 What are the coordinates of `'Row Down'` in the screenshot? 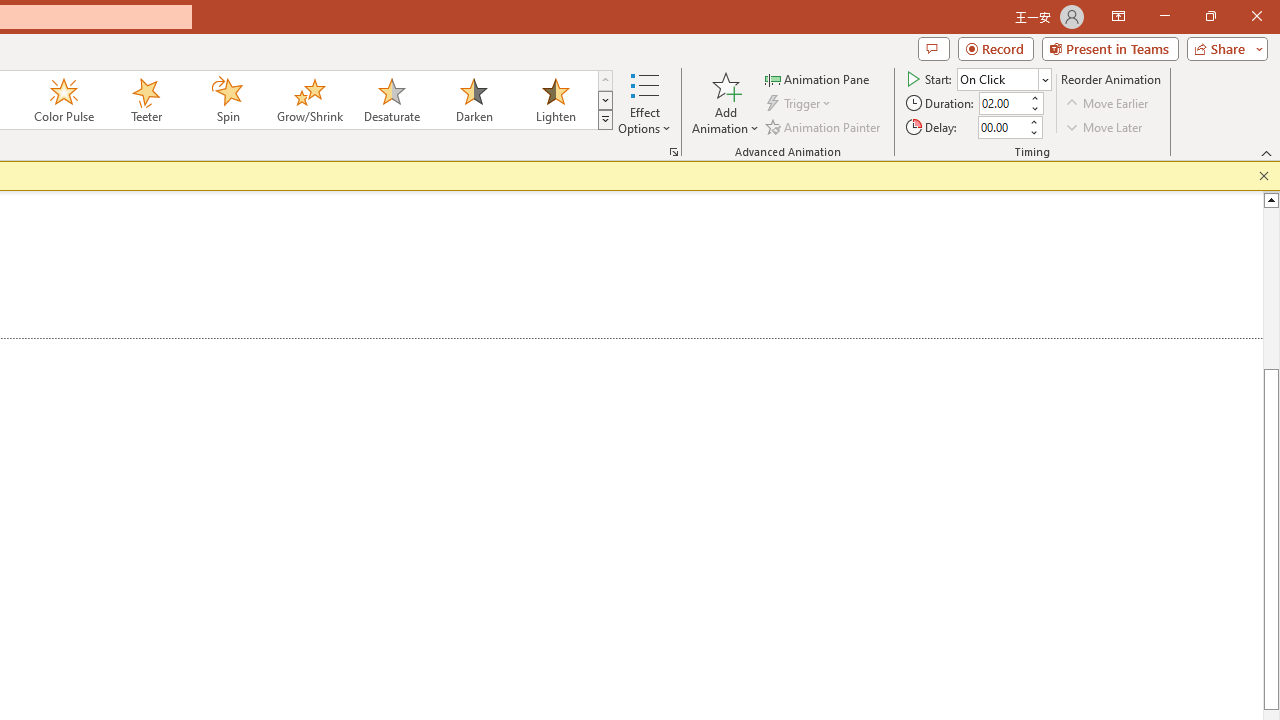 It's located at (604, 100).